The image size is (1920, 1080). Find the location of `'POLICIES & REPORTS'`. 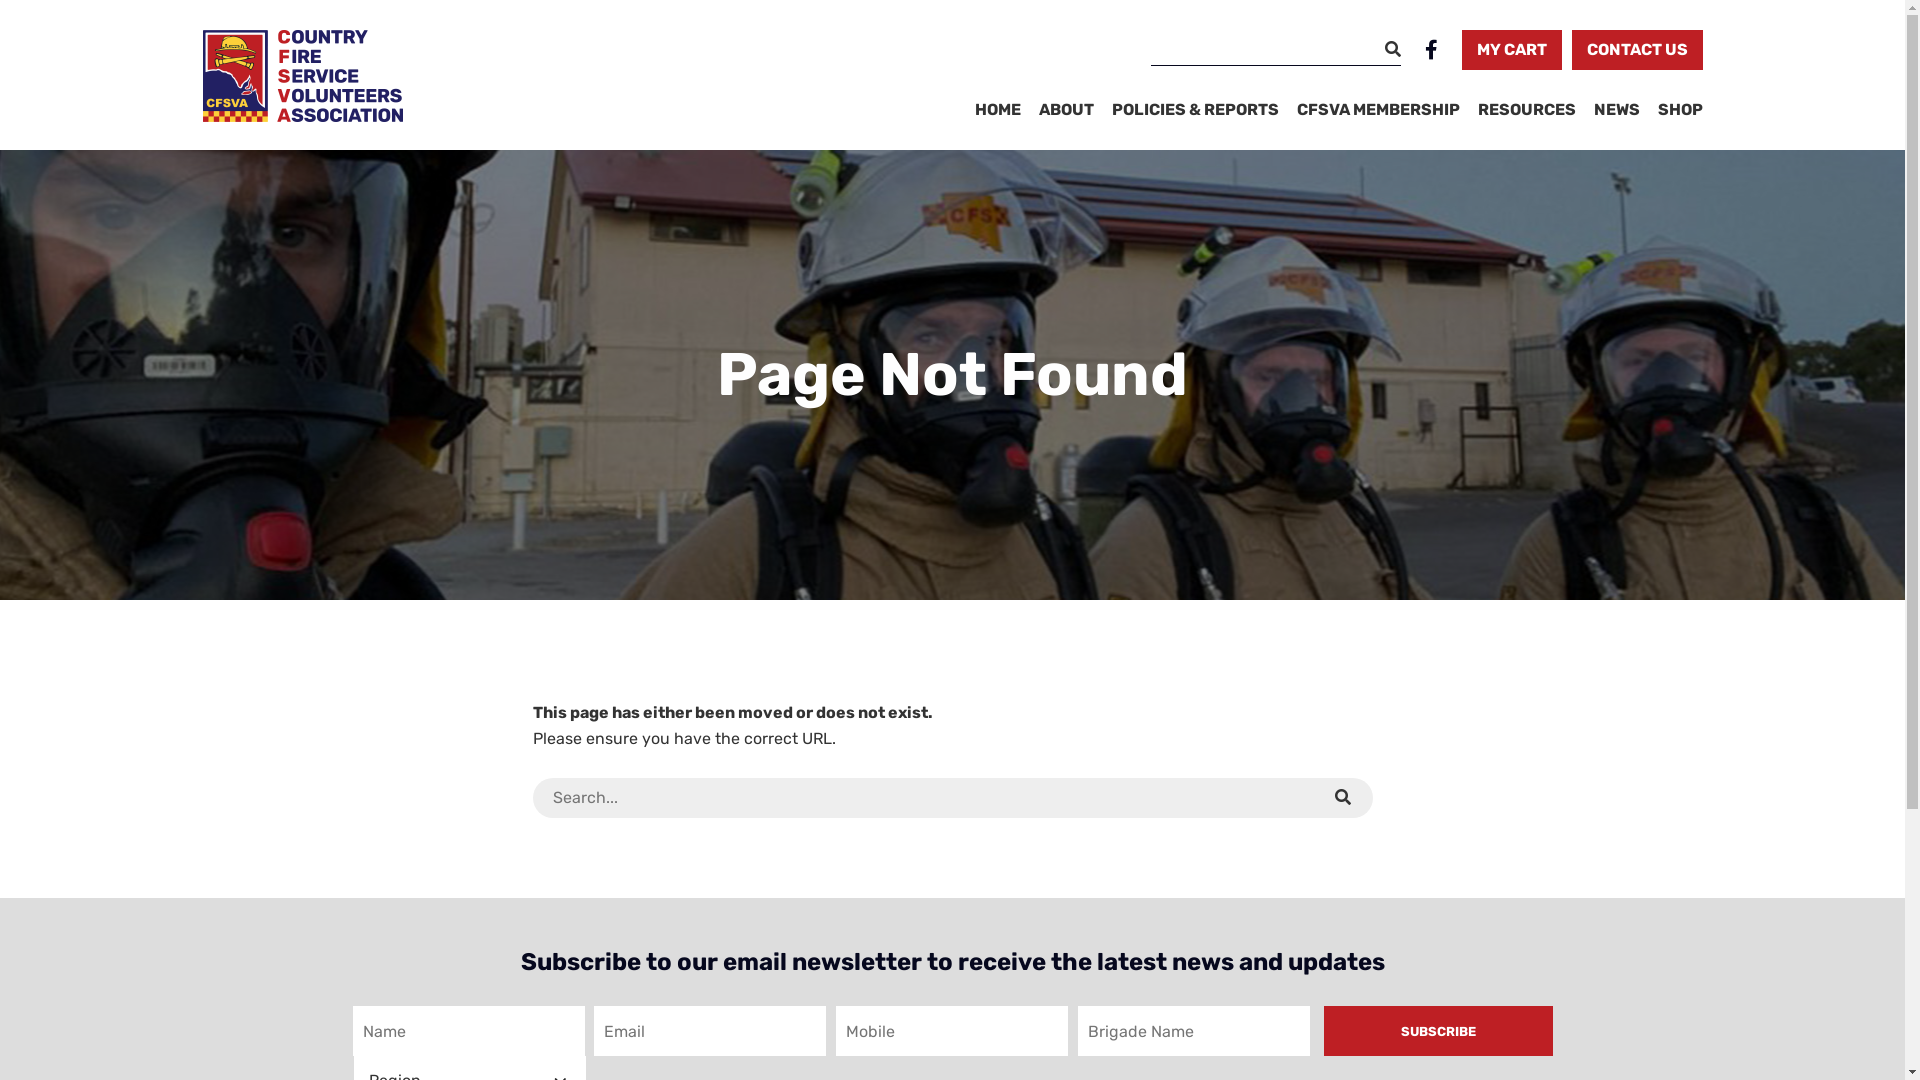

'POLICIES & REPORTS' is located at coordinates (1195, 109).